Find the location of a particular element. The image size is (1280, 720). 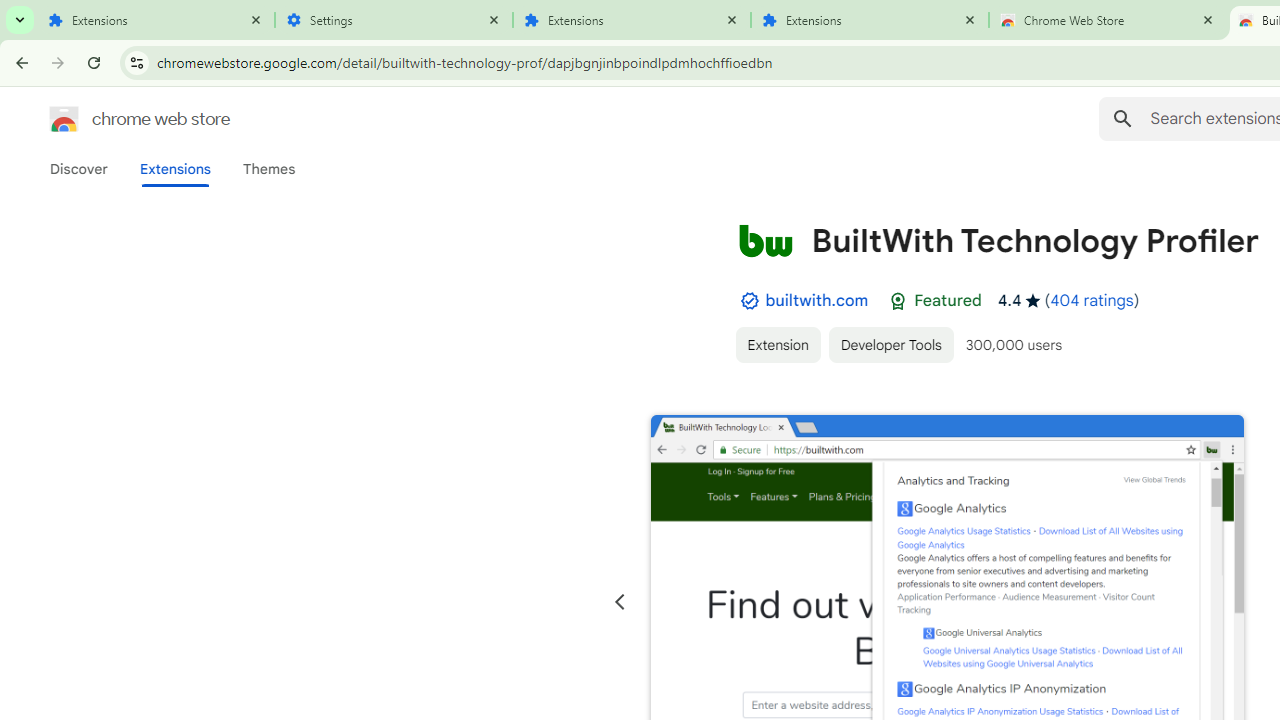

'Chrome Web Store logo chrome web store' is located at coordinates (118, 119).